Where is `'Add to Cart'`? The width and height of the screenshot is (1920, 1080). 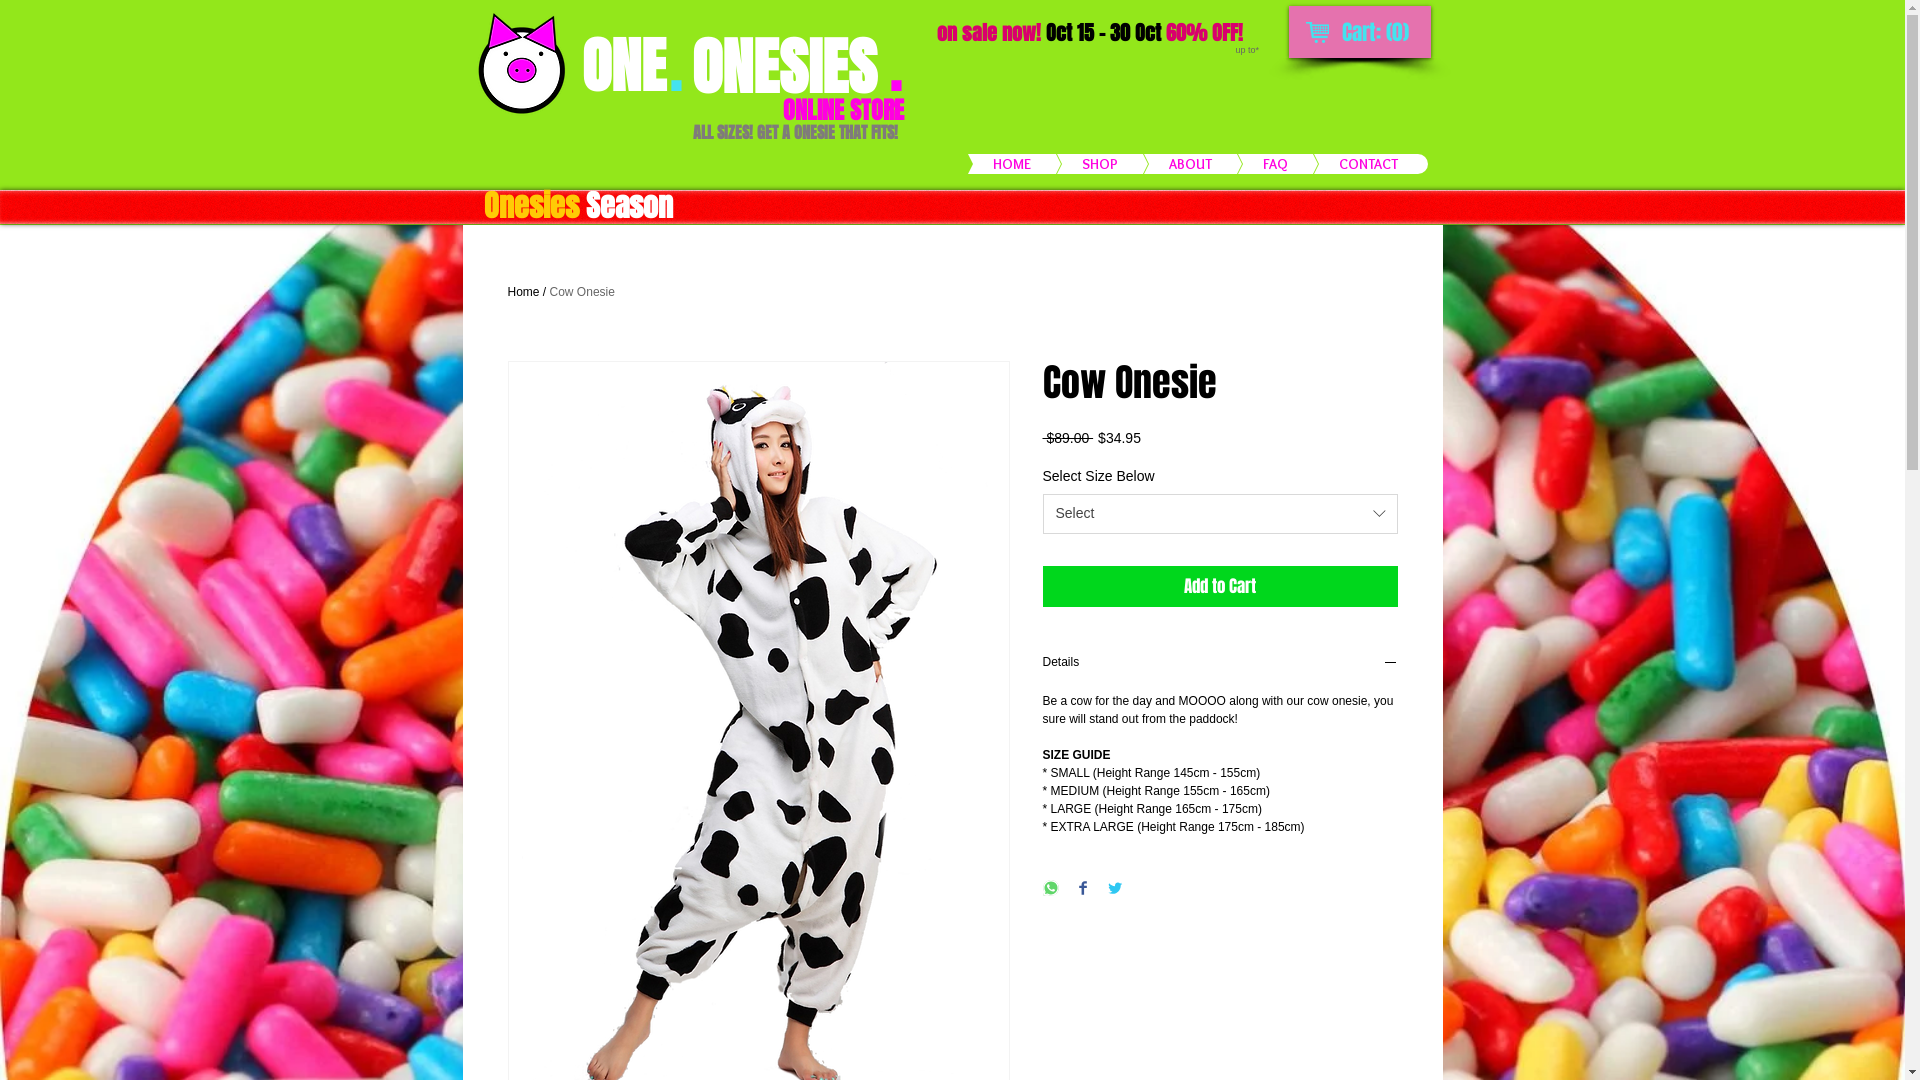 'Add to Cart' is located at coordinates (1218, 585).